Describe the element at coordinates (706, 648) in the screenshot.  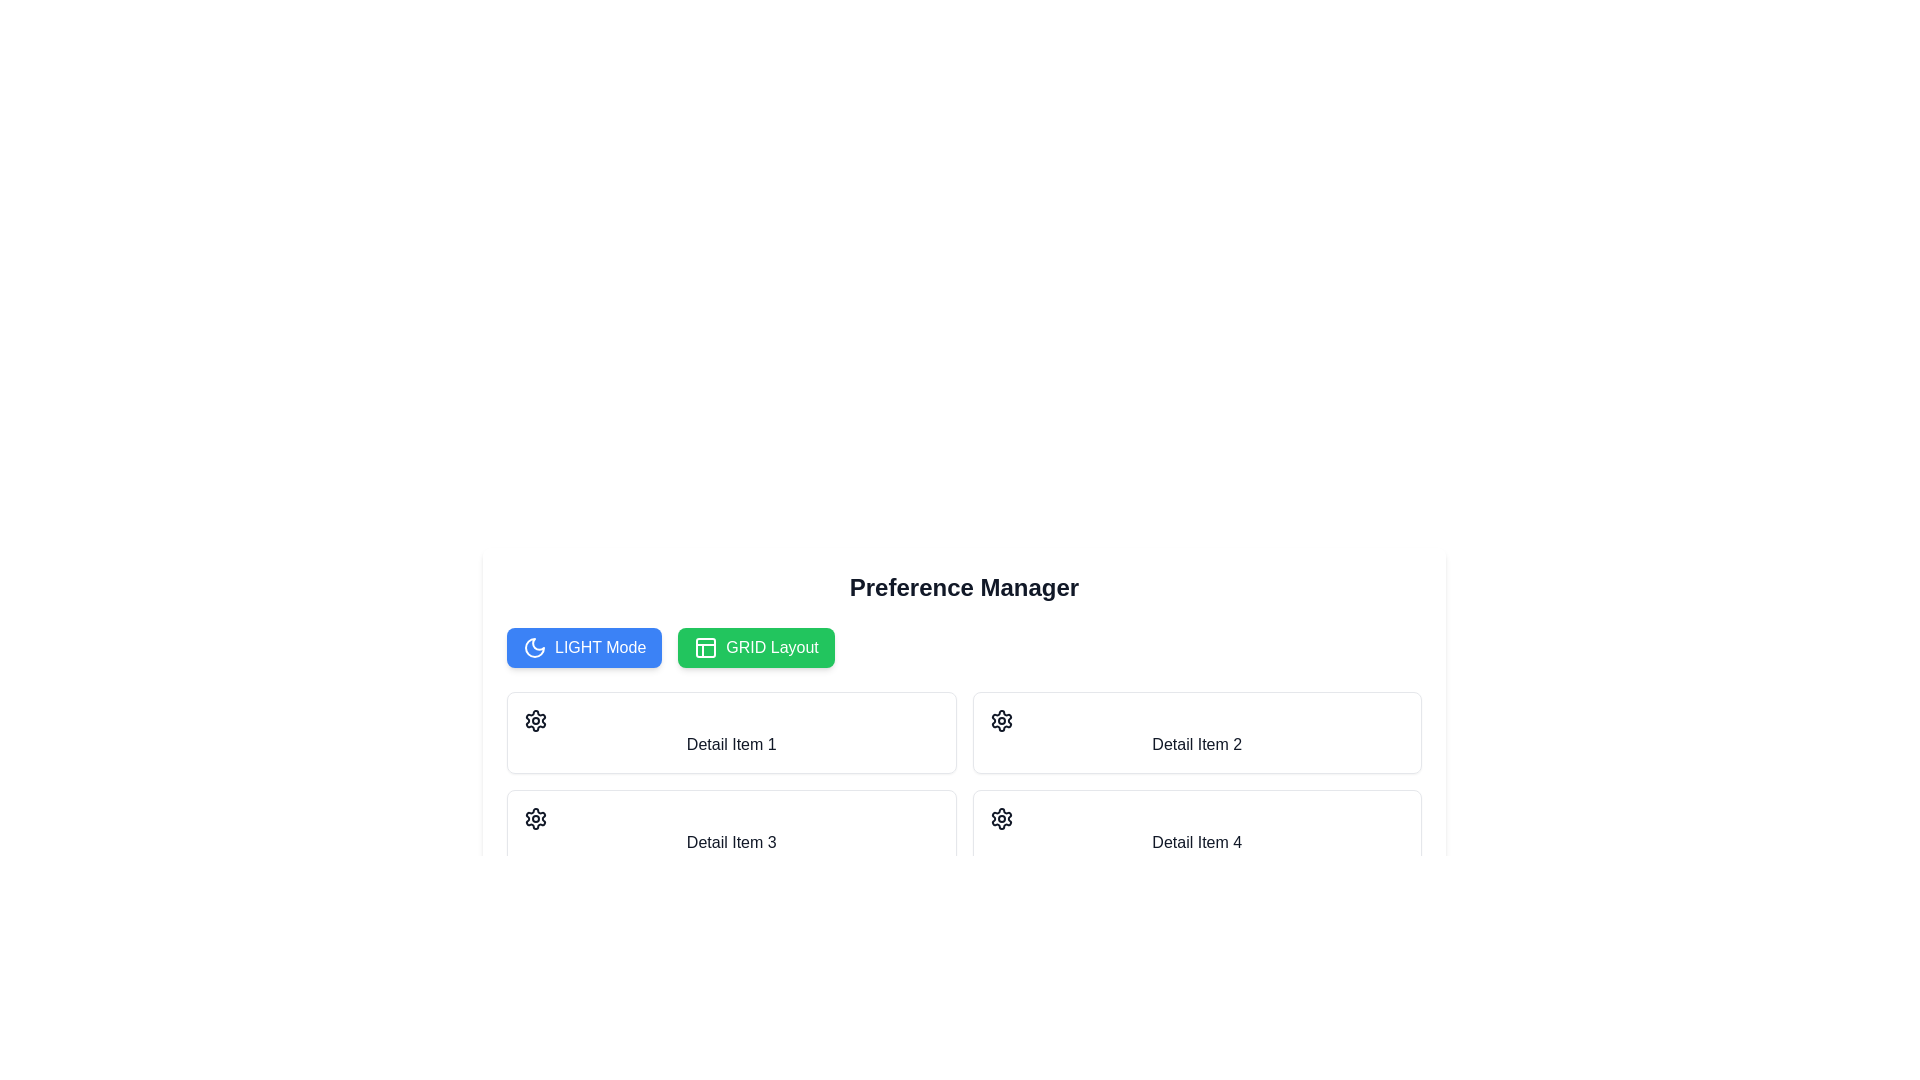
I see `the green rounded square icon located within the 'GRID Layout' button, positioned near the left-central region of the button, to understand the button's purpose` at that location.